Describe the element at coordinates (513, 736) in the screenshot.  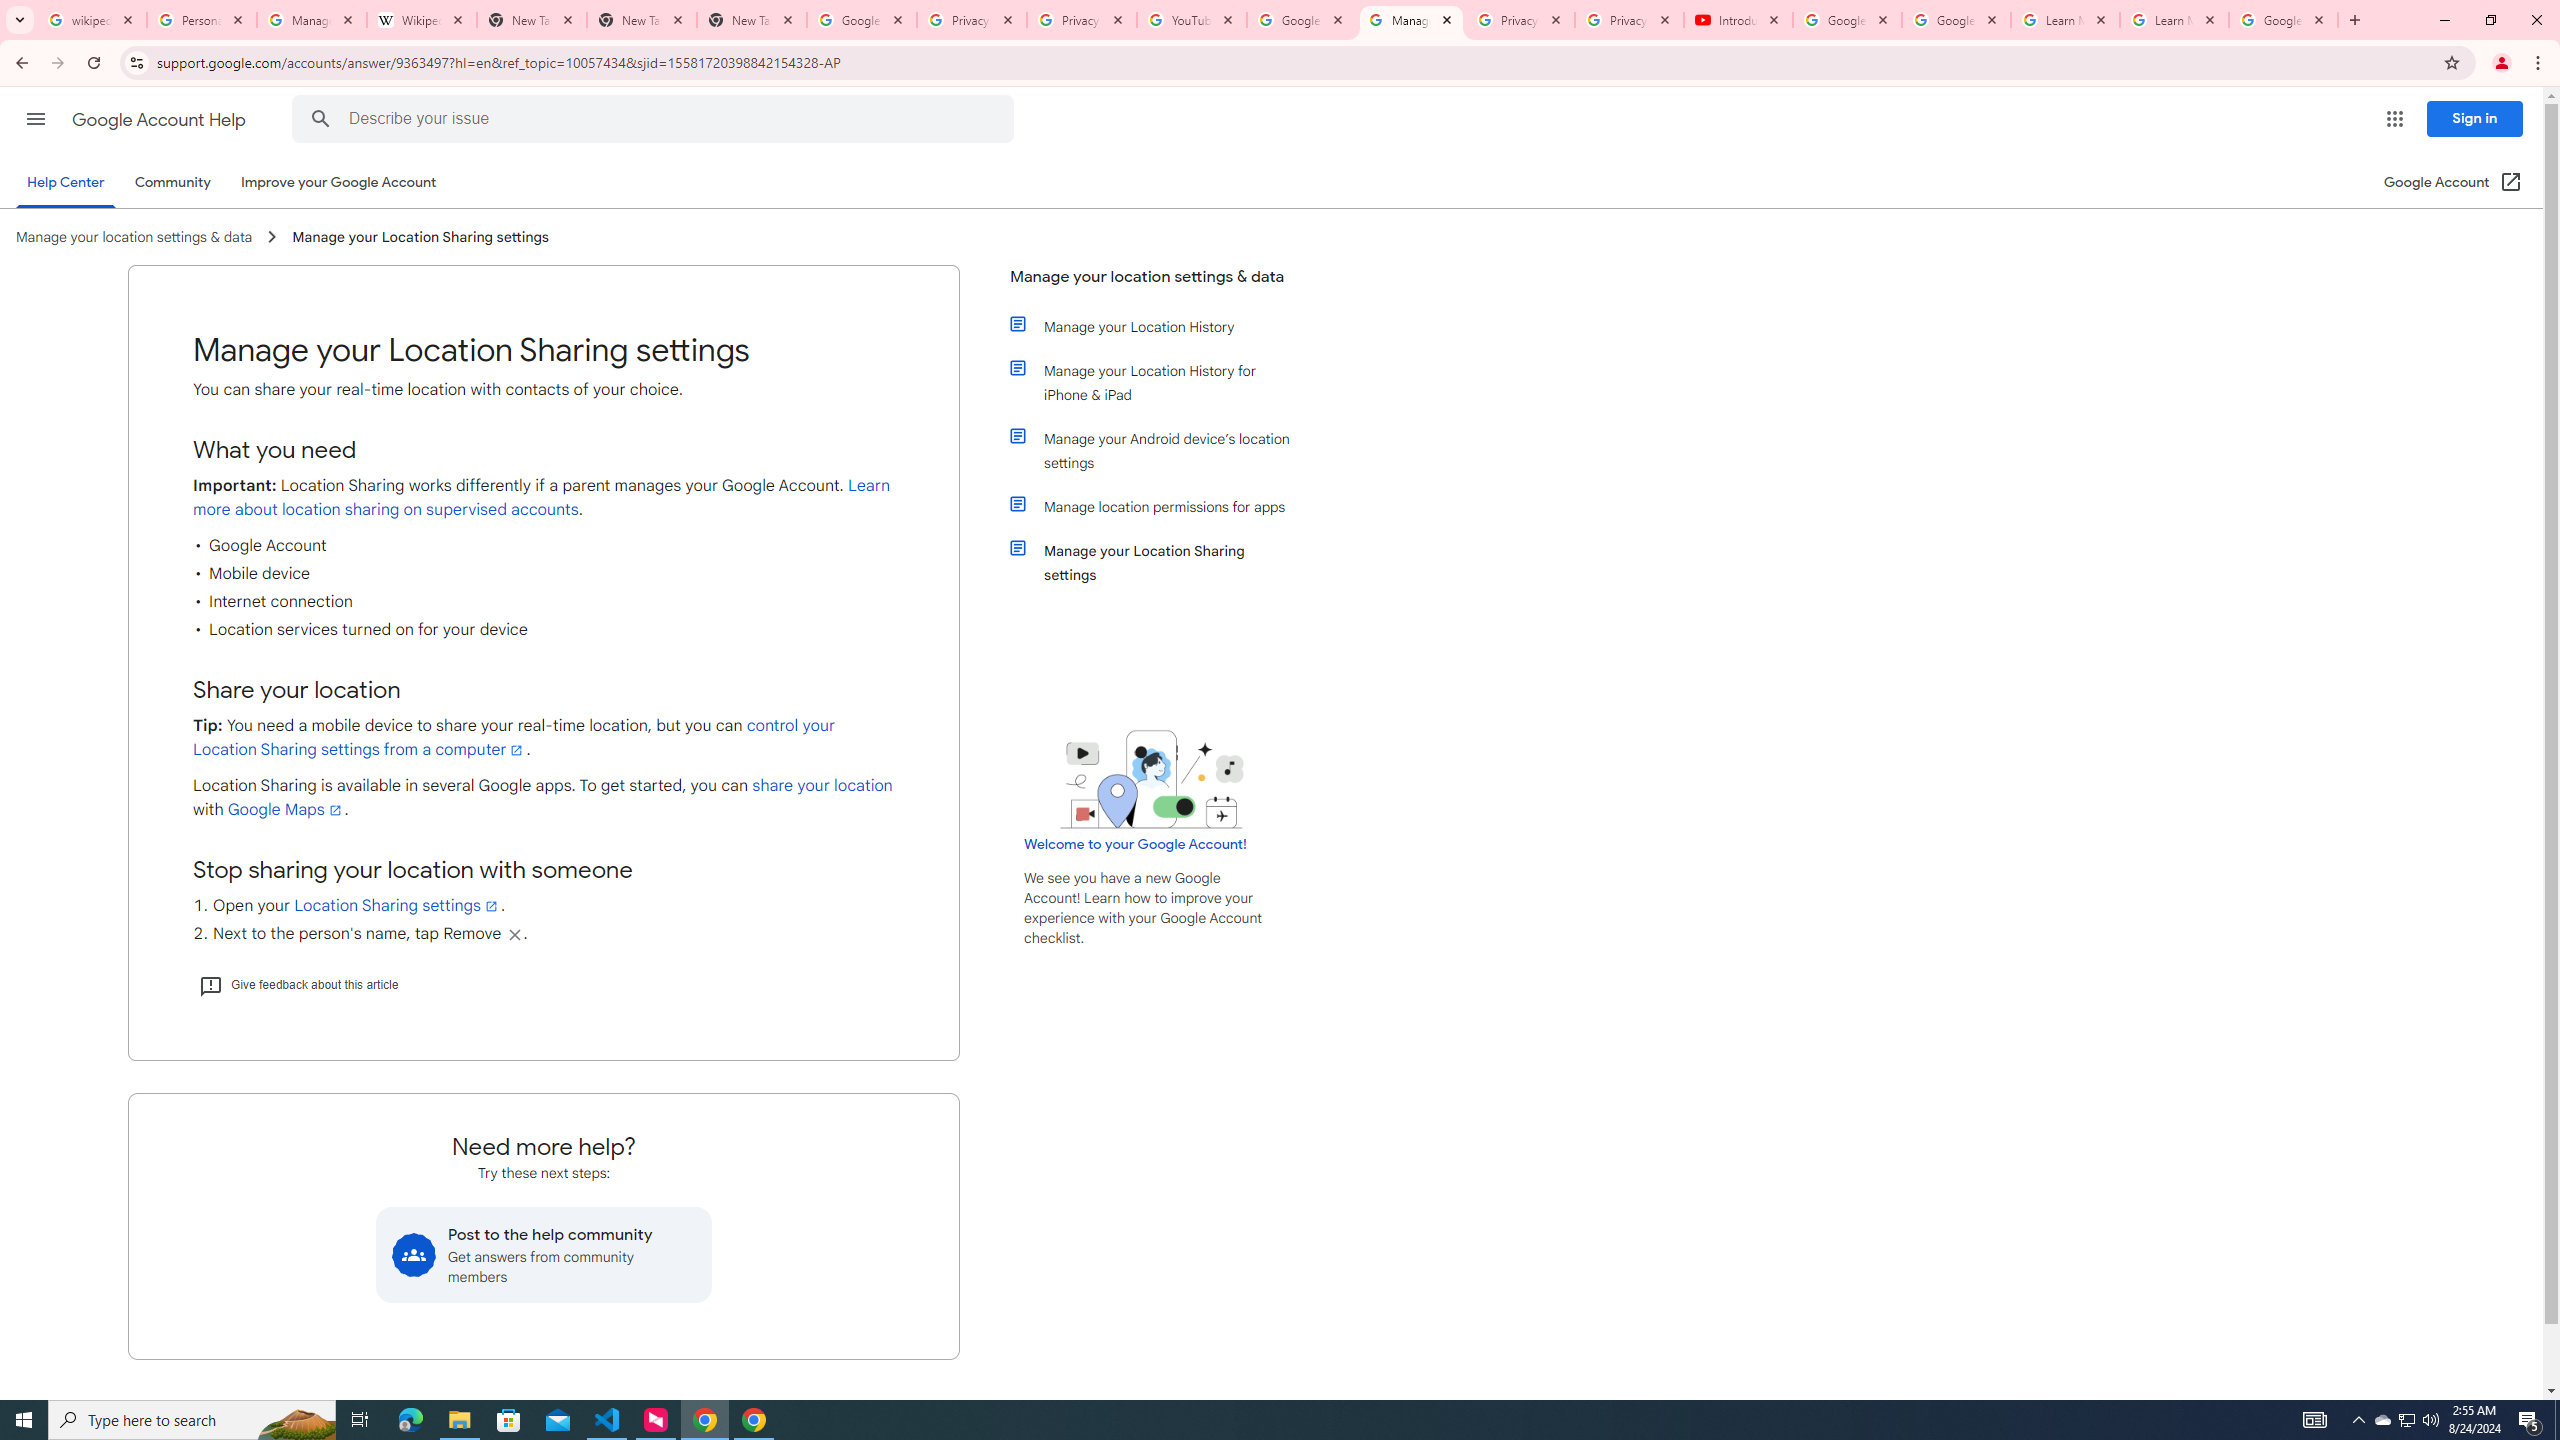
I see `'control your Location Sharing settings from a computer'` at that location.